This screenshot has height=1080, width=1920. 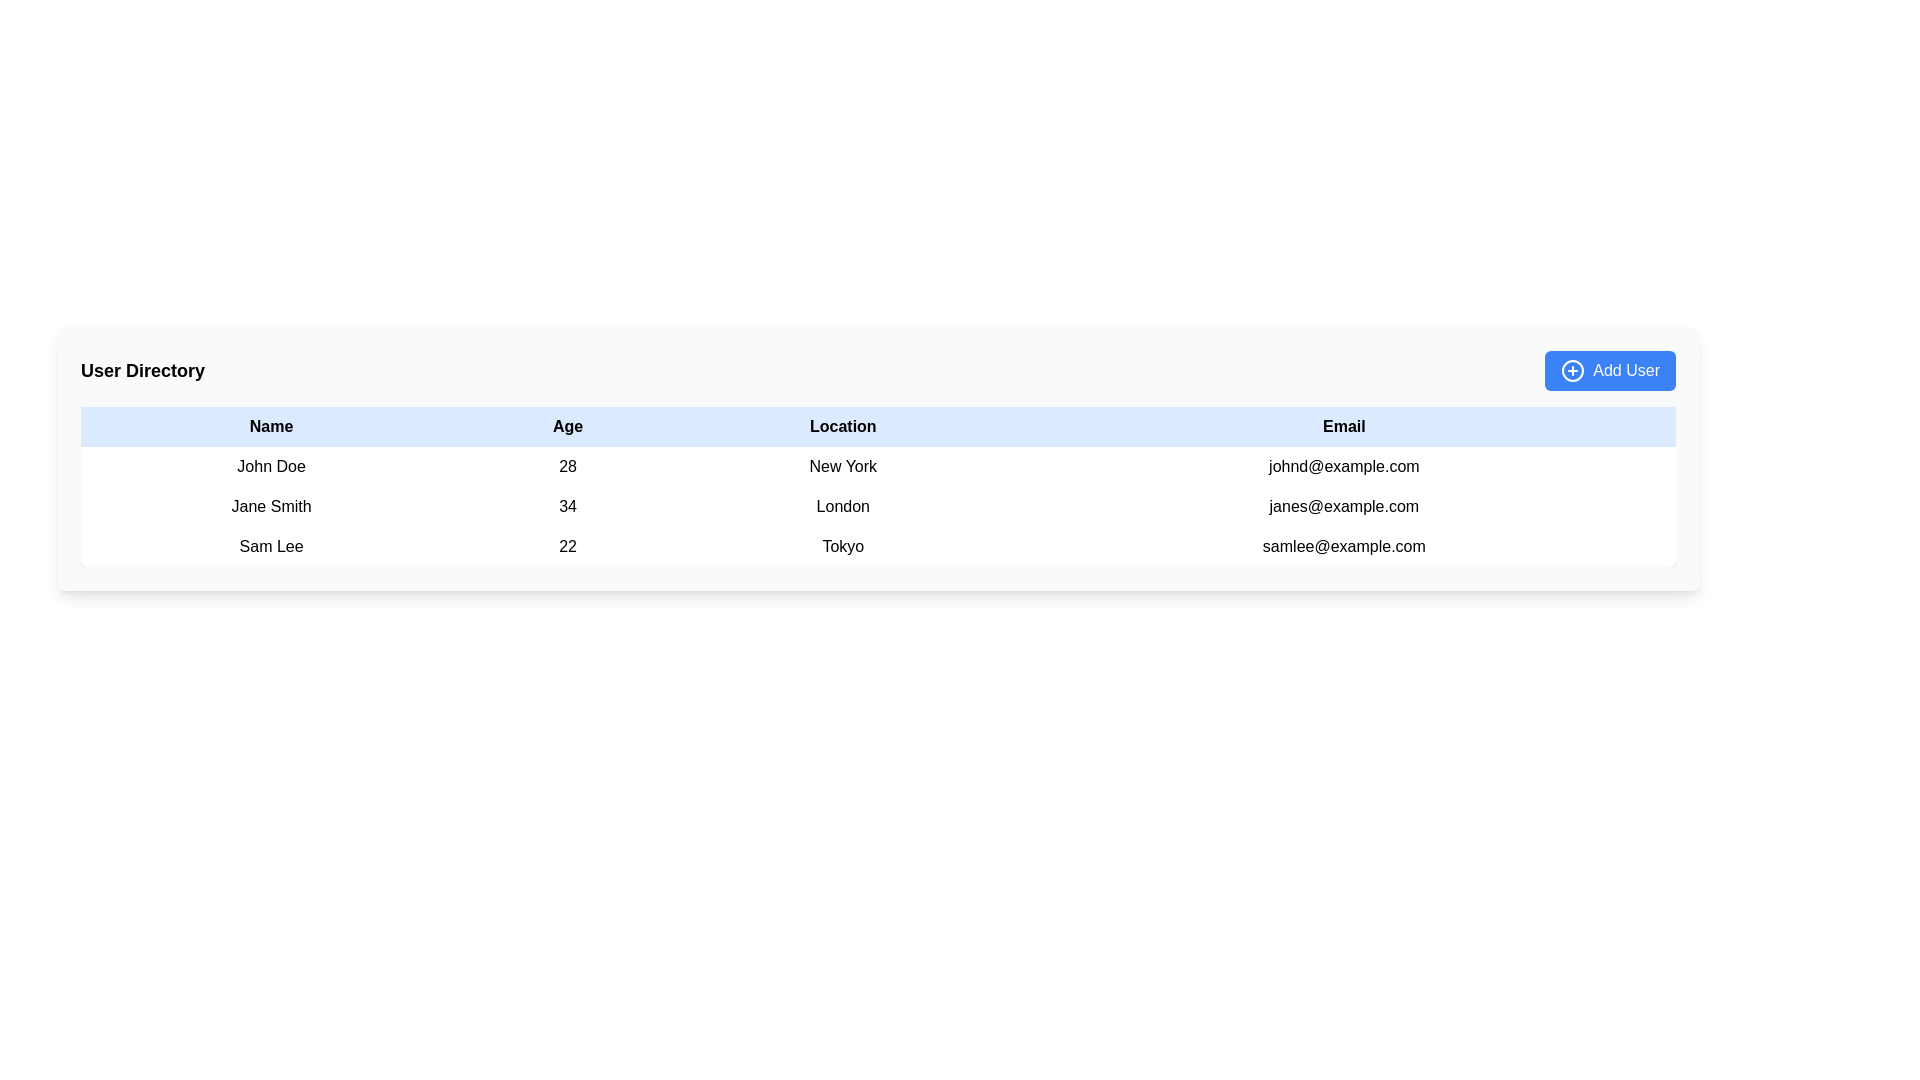 What do you see at coordinates (878, 505) in the screenshot?
I see `the second row of the user directory table displaying information about Jane Smith` at bounding box center [878, 505].